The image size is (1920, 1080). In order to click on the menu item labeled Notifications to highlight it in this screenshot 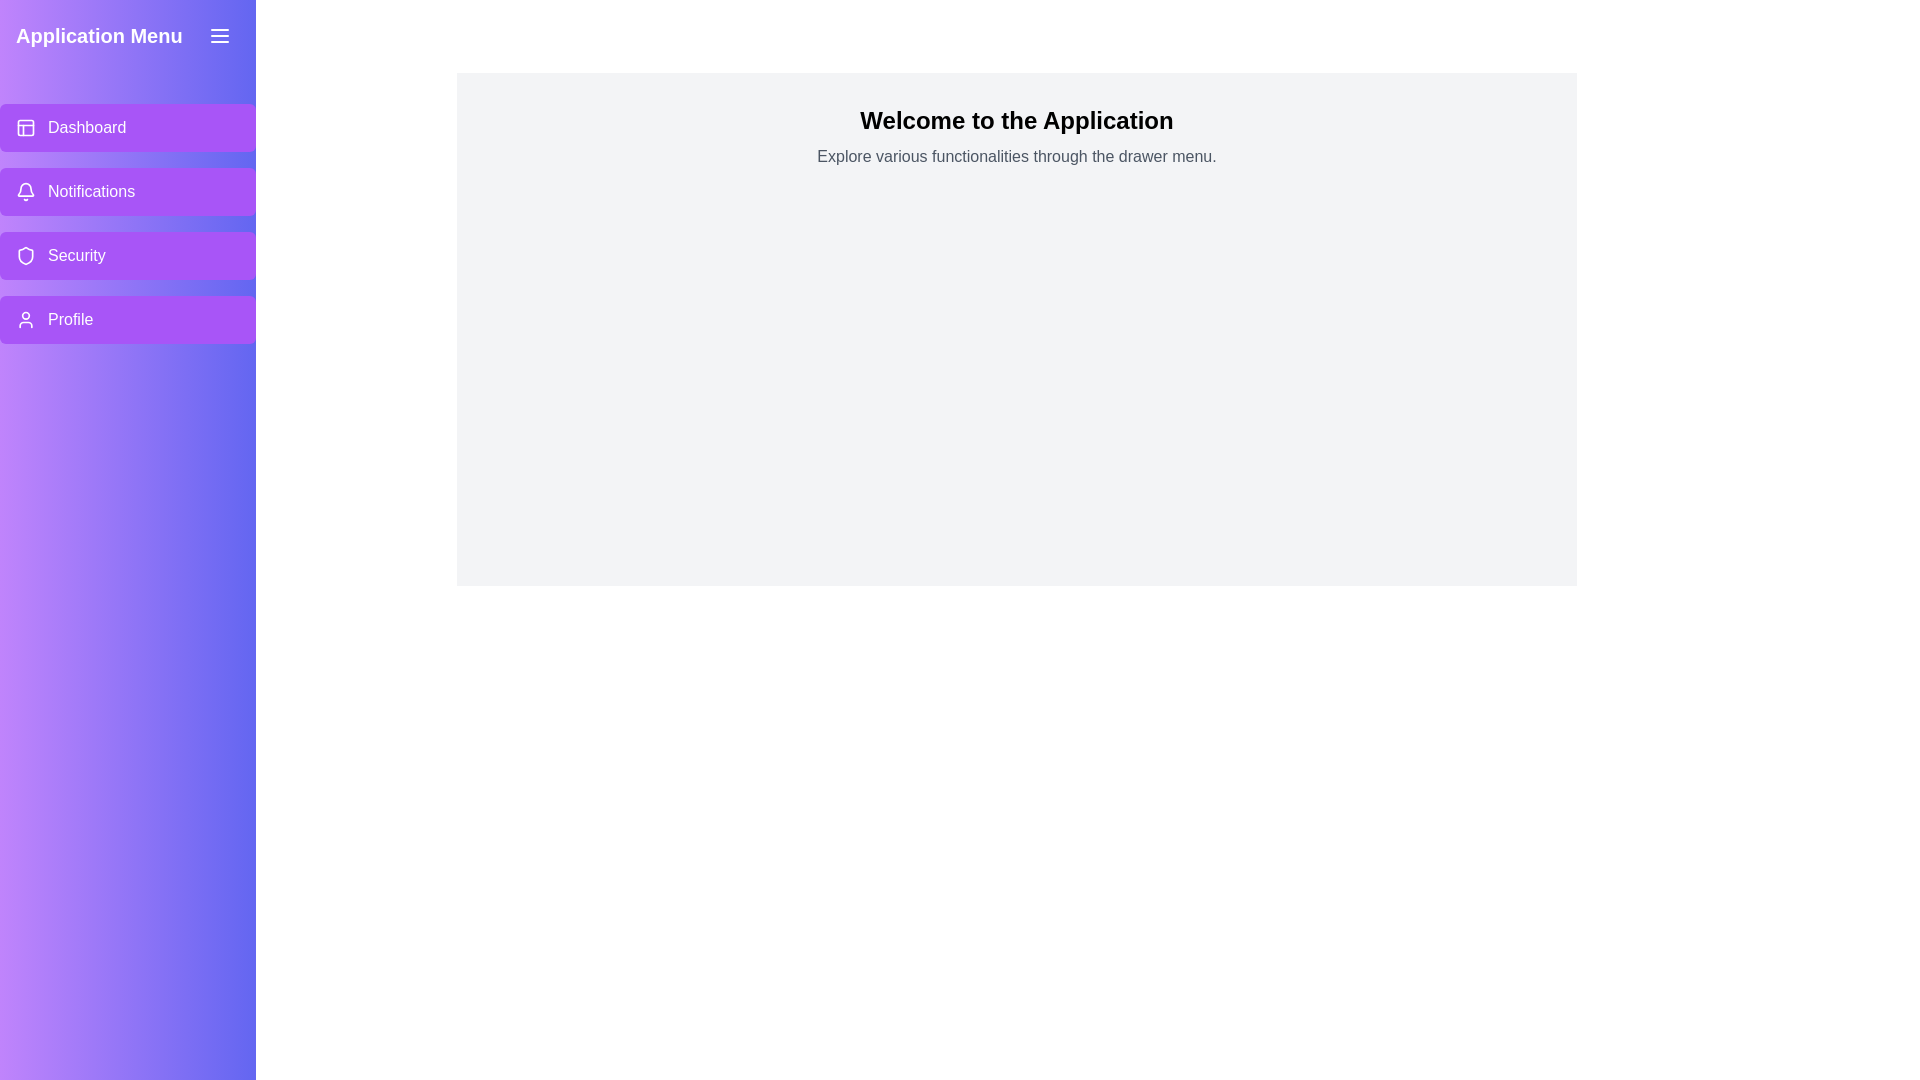, I will do `click(127, 192)`.